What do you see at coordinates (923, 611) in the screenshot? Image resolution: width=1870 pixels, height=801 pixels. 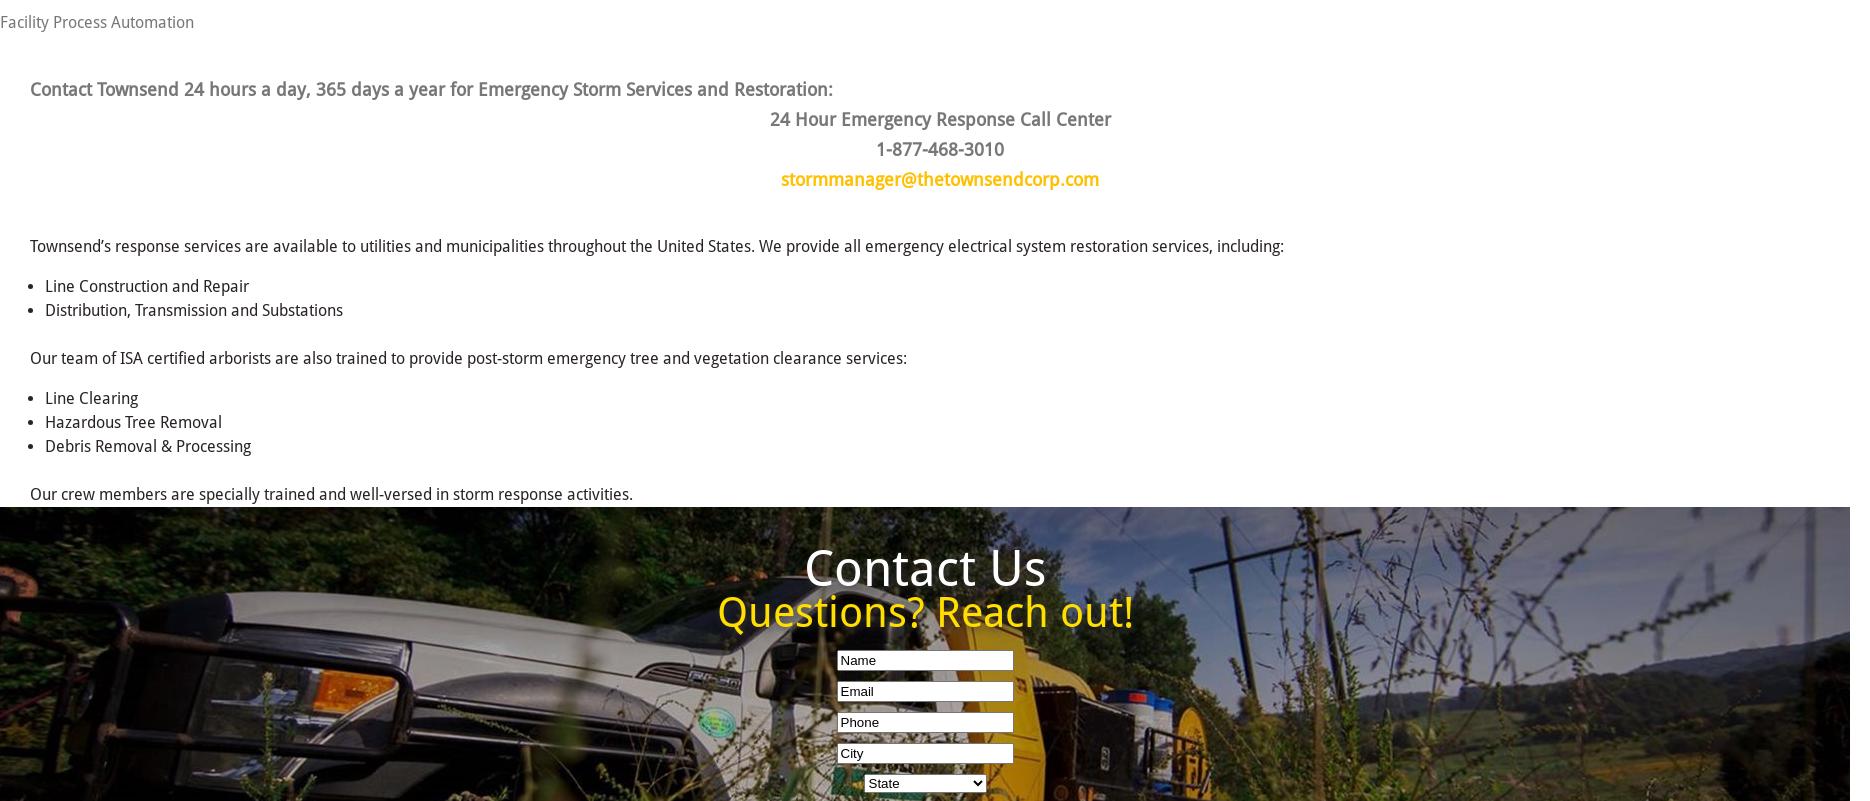 I see `'Questions? Reach out!'` at bounding box center [923, 611].